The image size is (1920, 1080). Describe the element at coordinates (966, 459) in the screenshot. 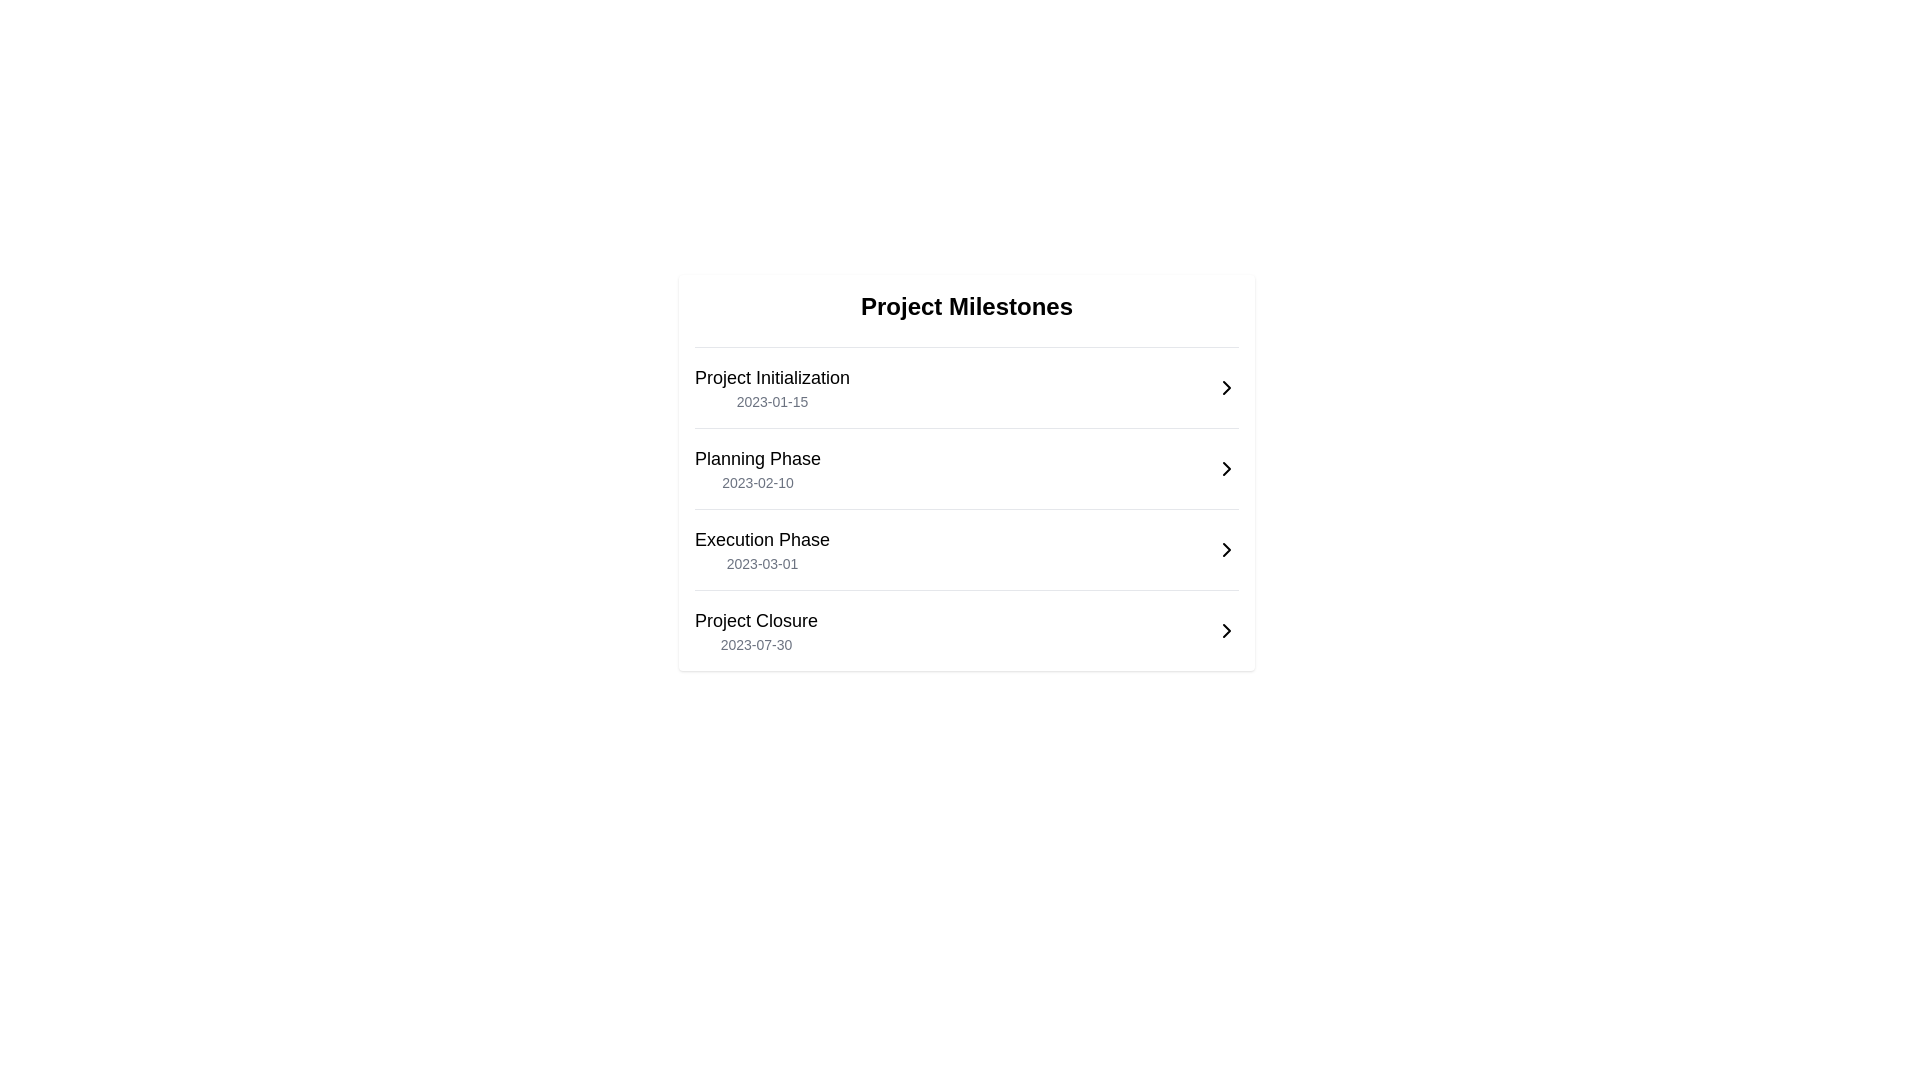

I see `the second list item representing the 'Planning Phase' dated '2023-02-10'` at that location.